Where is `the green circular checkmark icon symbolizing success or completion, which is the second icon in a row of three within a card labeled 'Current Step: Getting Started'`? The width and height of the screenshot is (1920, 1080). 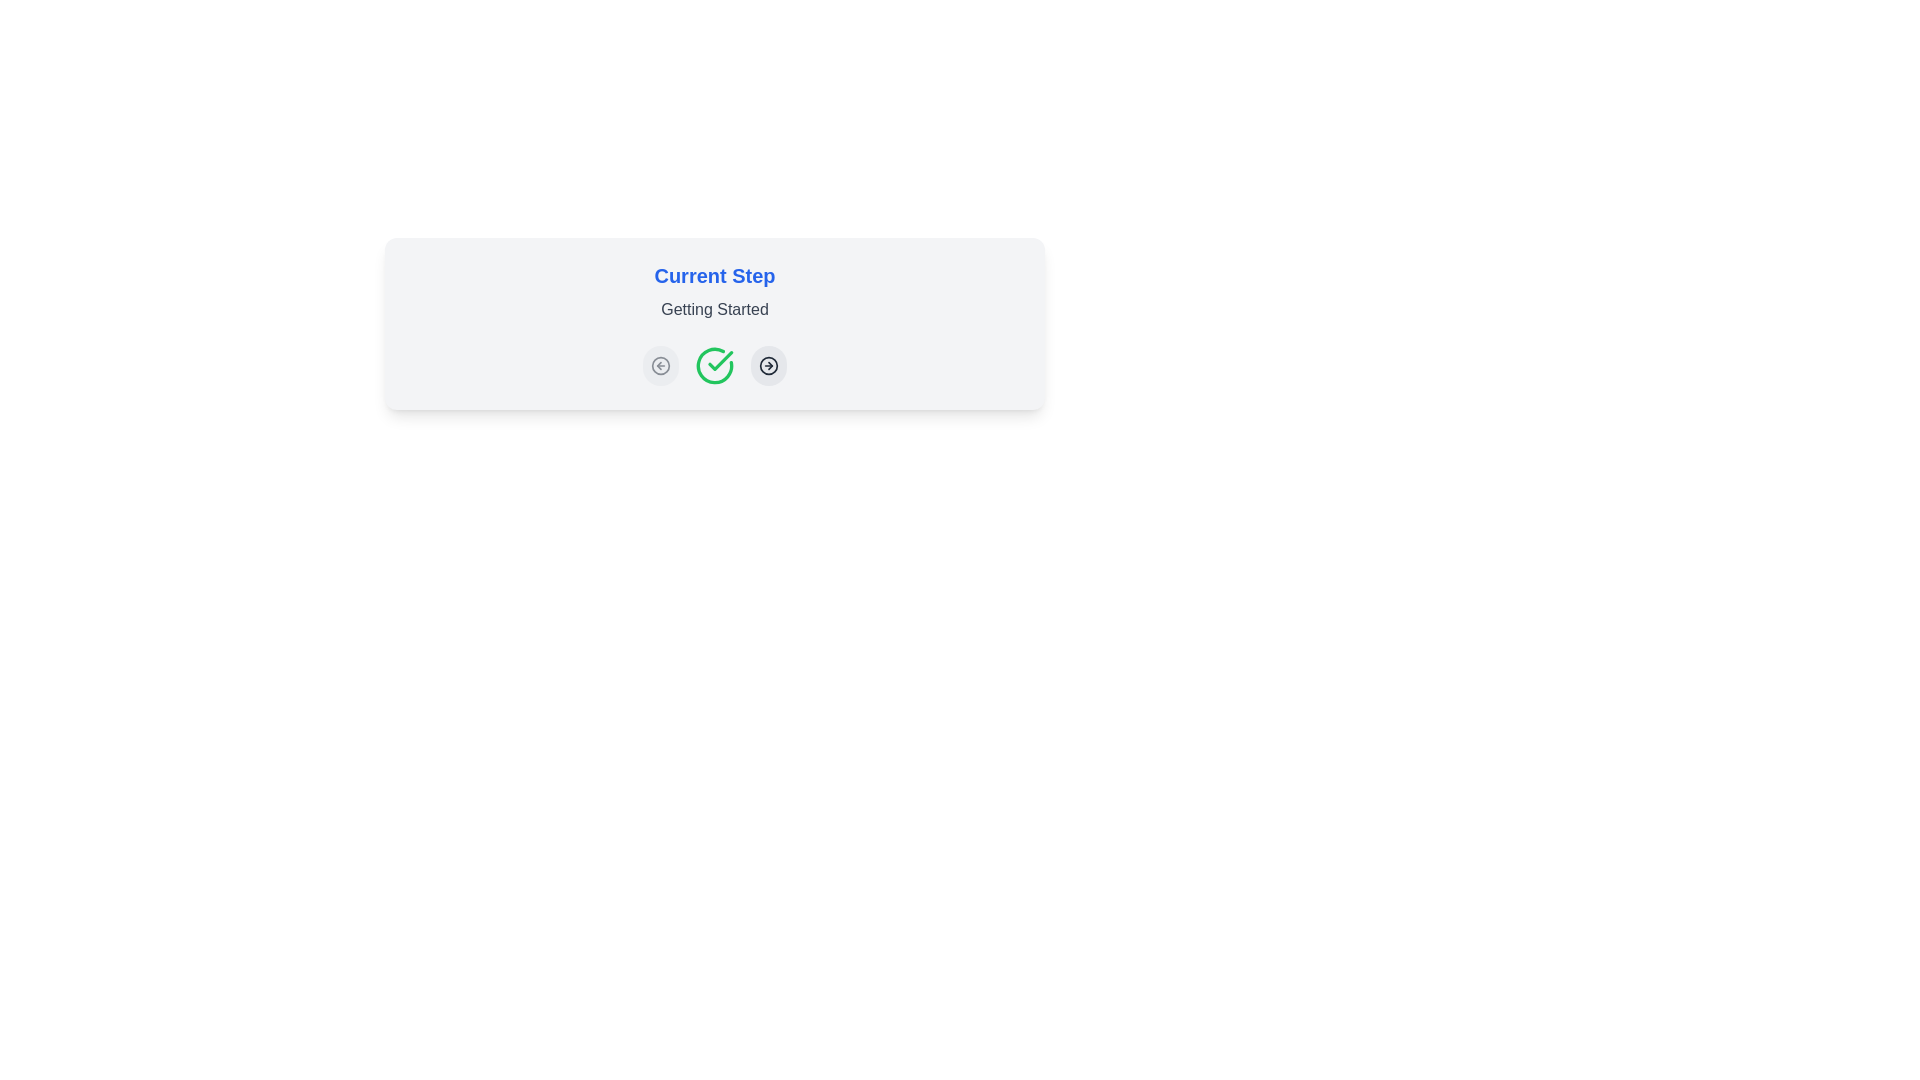 the green circular checkmark icon symbolizing success or completion, which is the second icon in a row of three within a card labeled 'Current Step: Getting Started' is located at coordinates (715, 366).